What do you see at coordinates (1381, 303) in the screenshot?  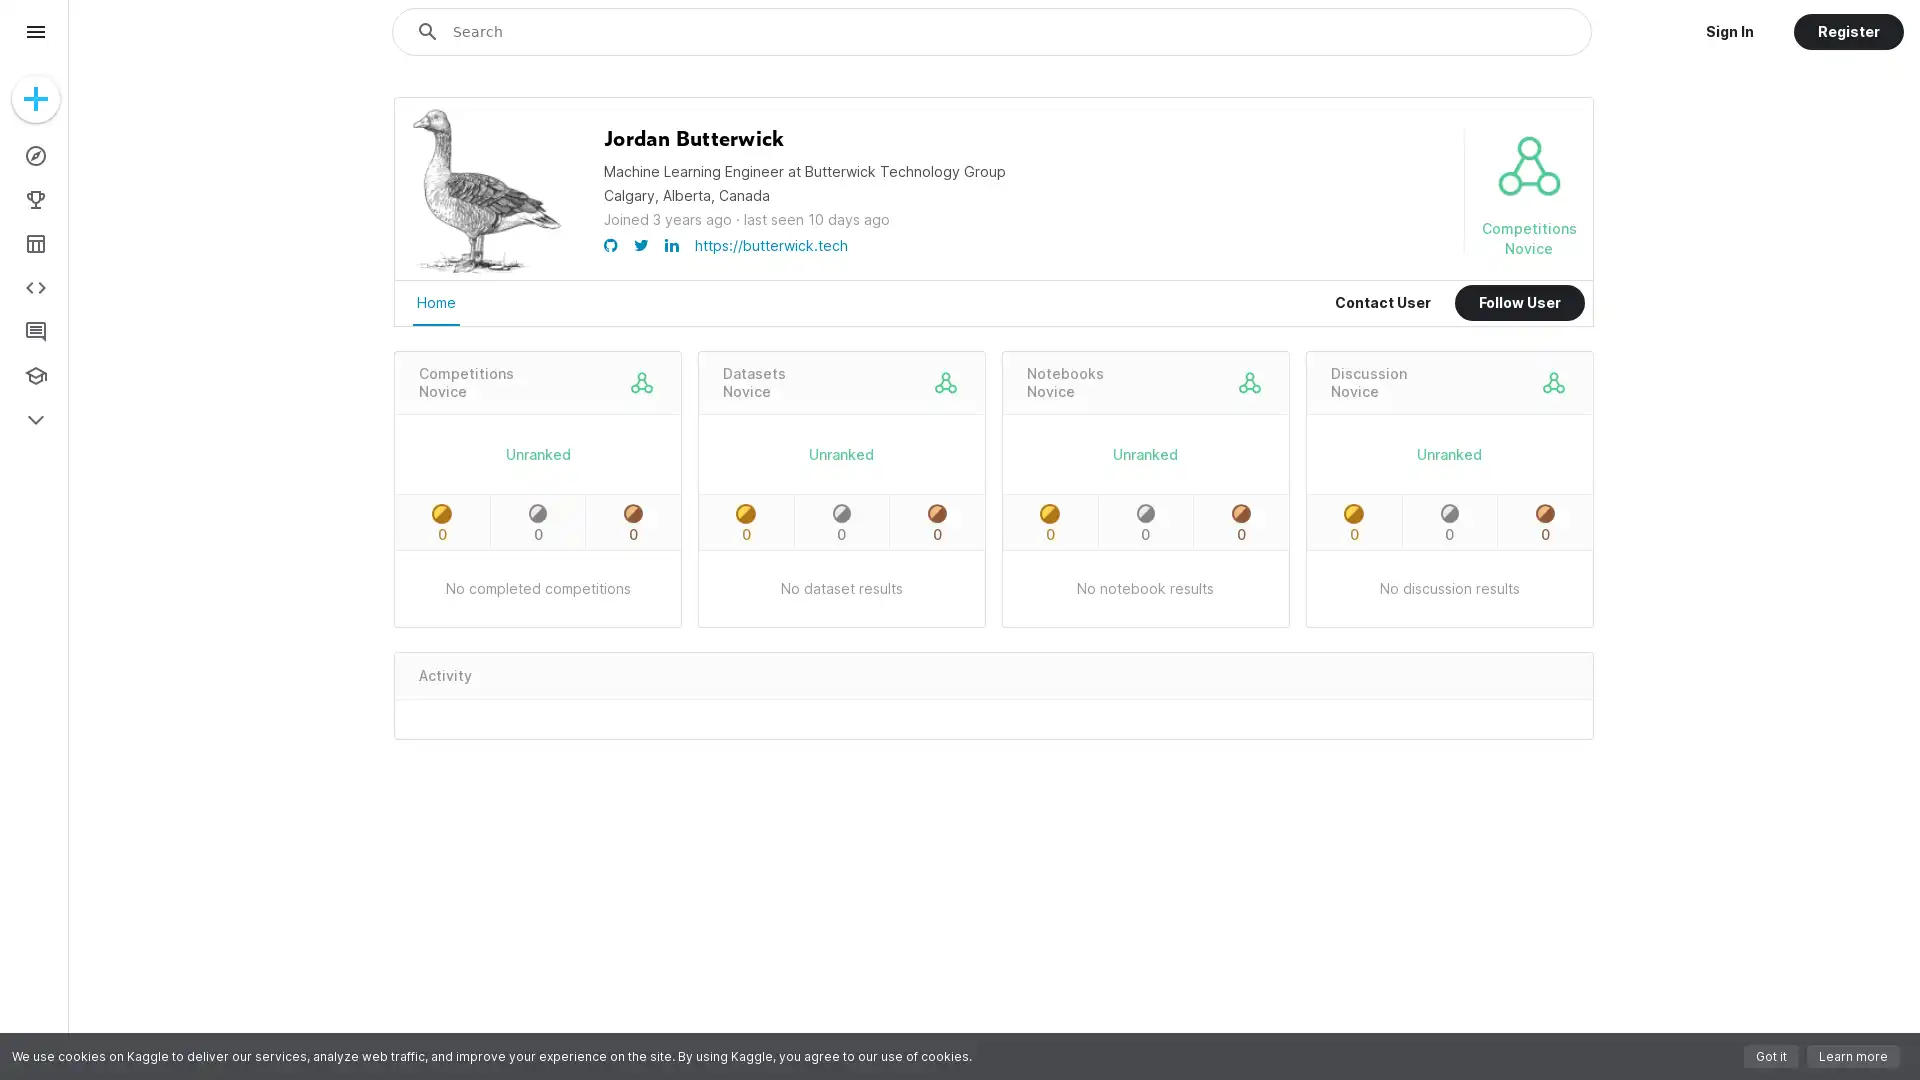 I see `Contact User` at bounding box center [1381, 303].